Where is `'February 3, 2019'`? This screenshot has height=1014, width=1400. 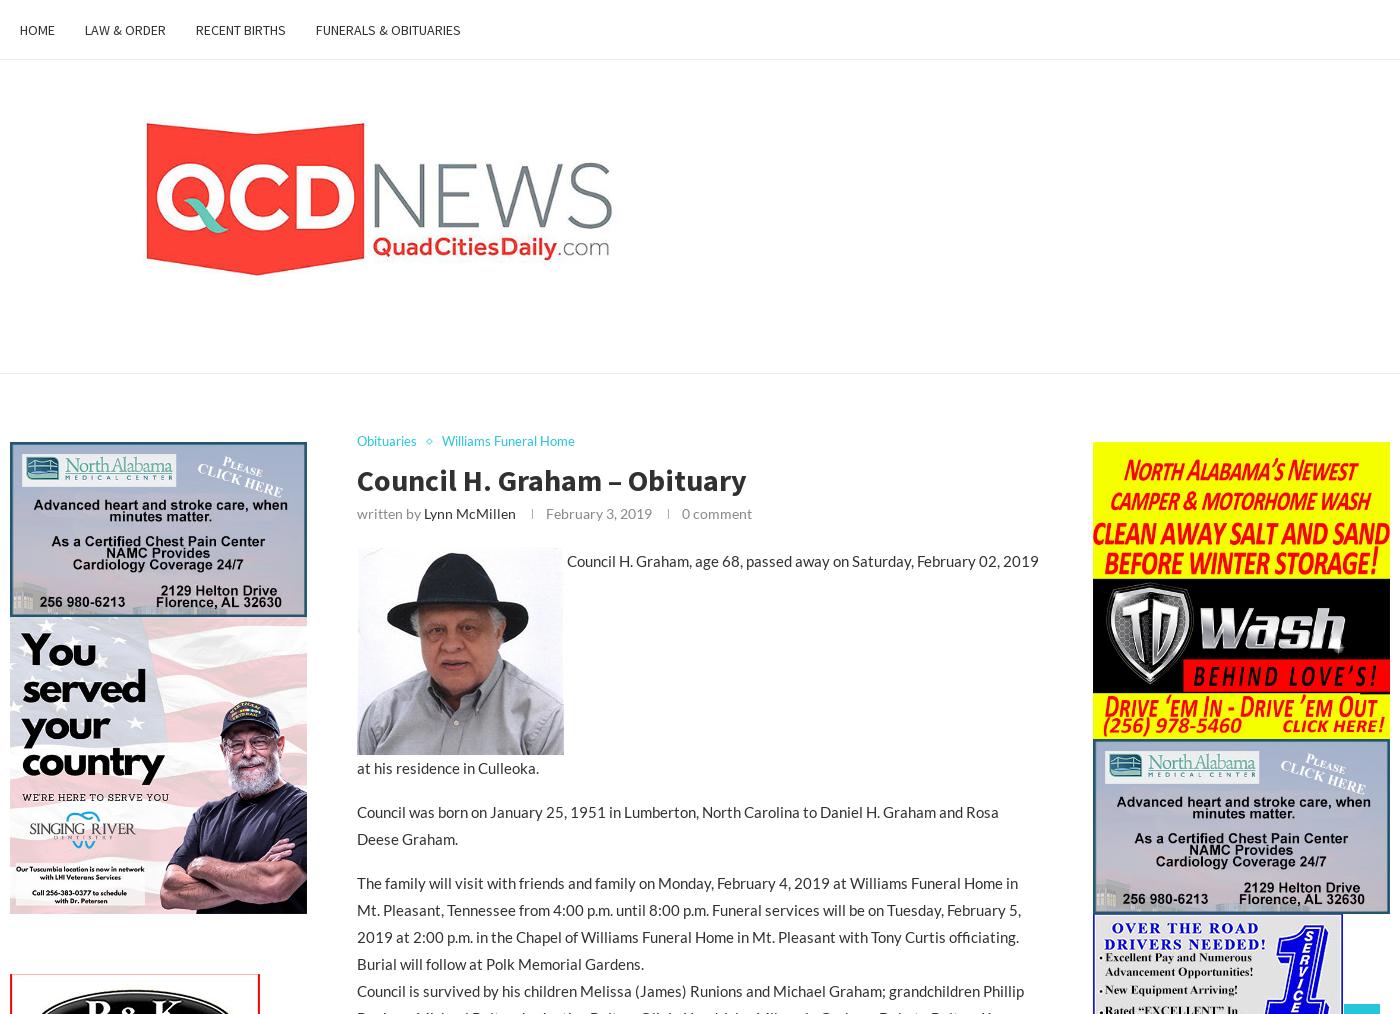
'February 3, 2019' is located at coordinates (597, 511).